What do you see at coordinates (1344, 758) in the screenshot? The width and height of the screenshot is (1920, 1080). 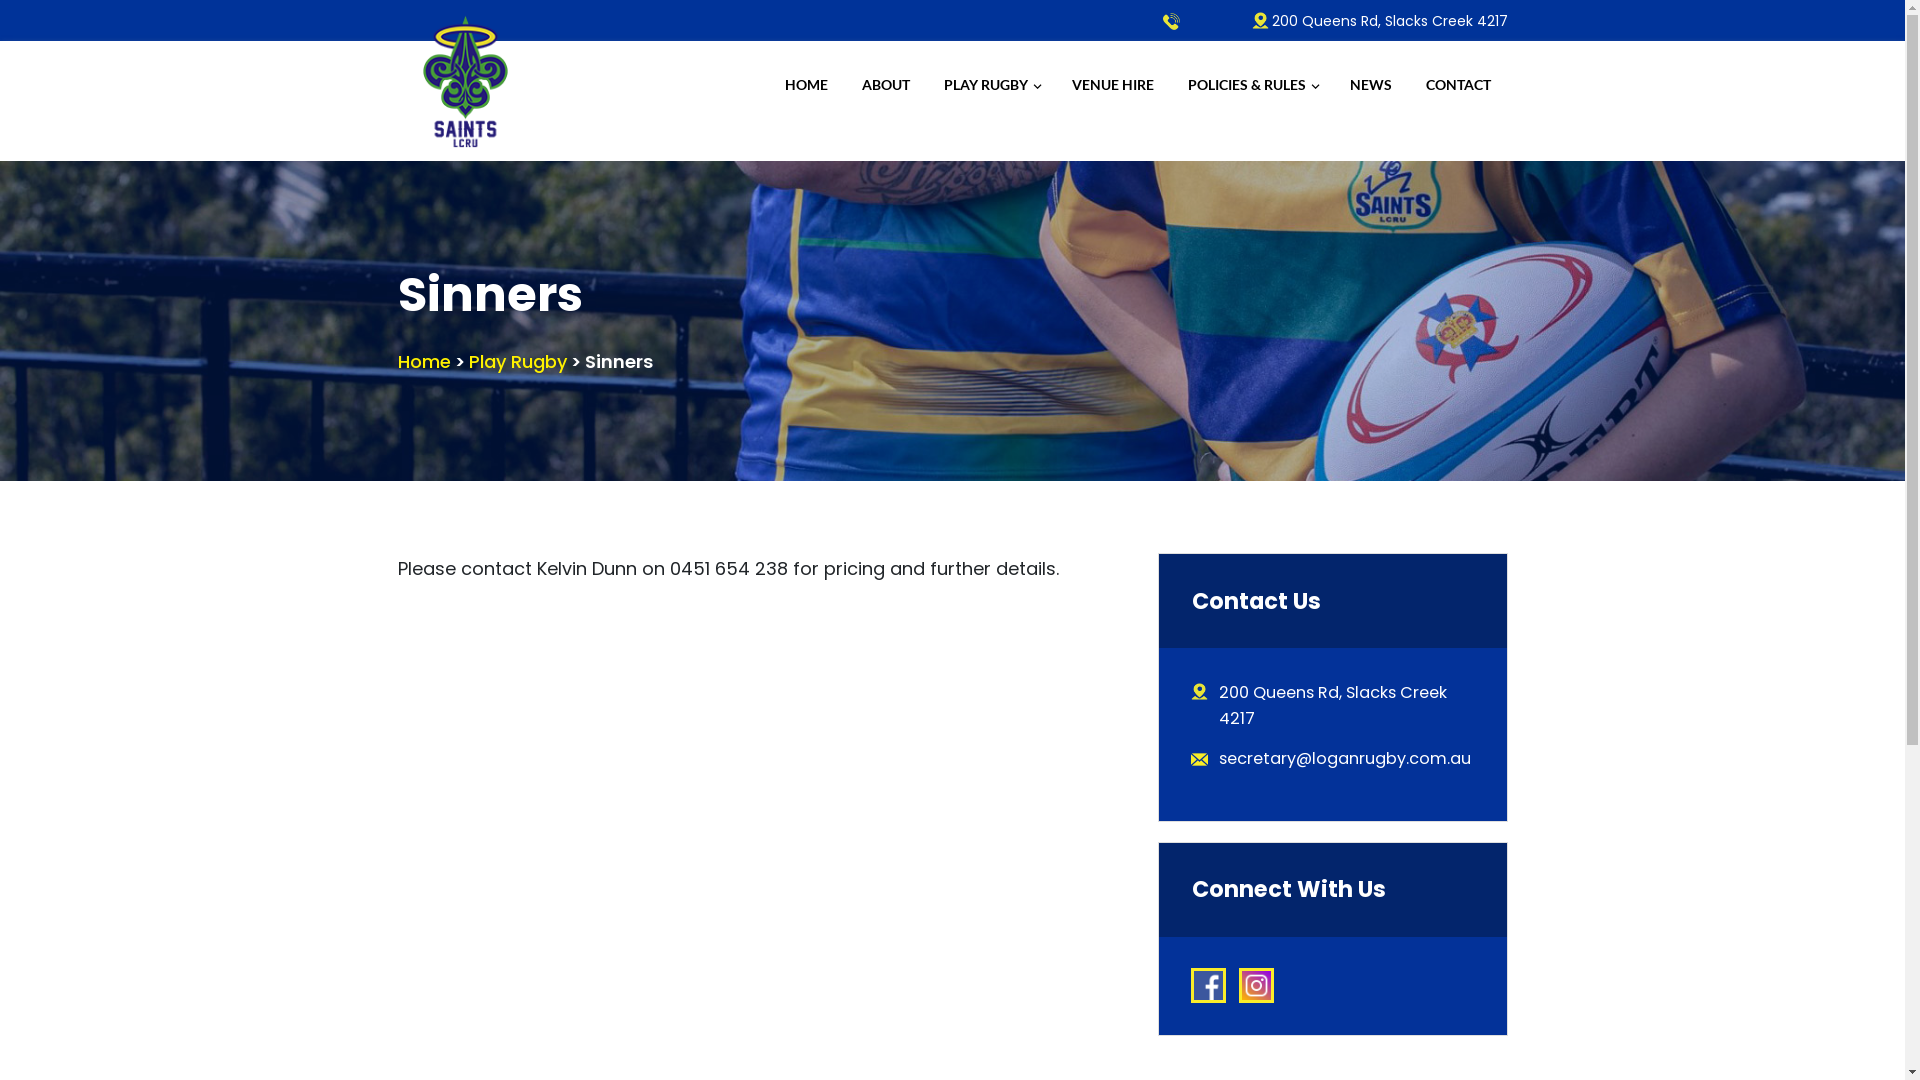 I see `'secretary@loganrugby.com.au'` at bounding box center [1344, 758].